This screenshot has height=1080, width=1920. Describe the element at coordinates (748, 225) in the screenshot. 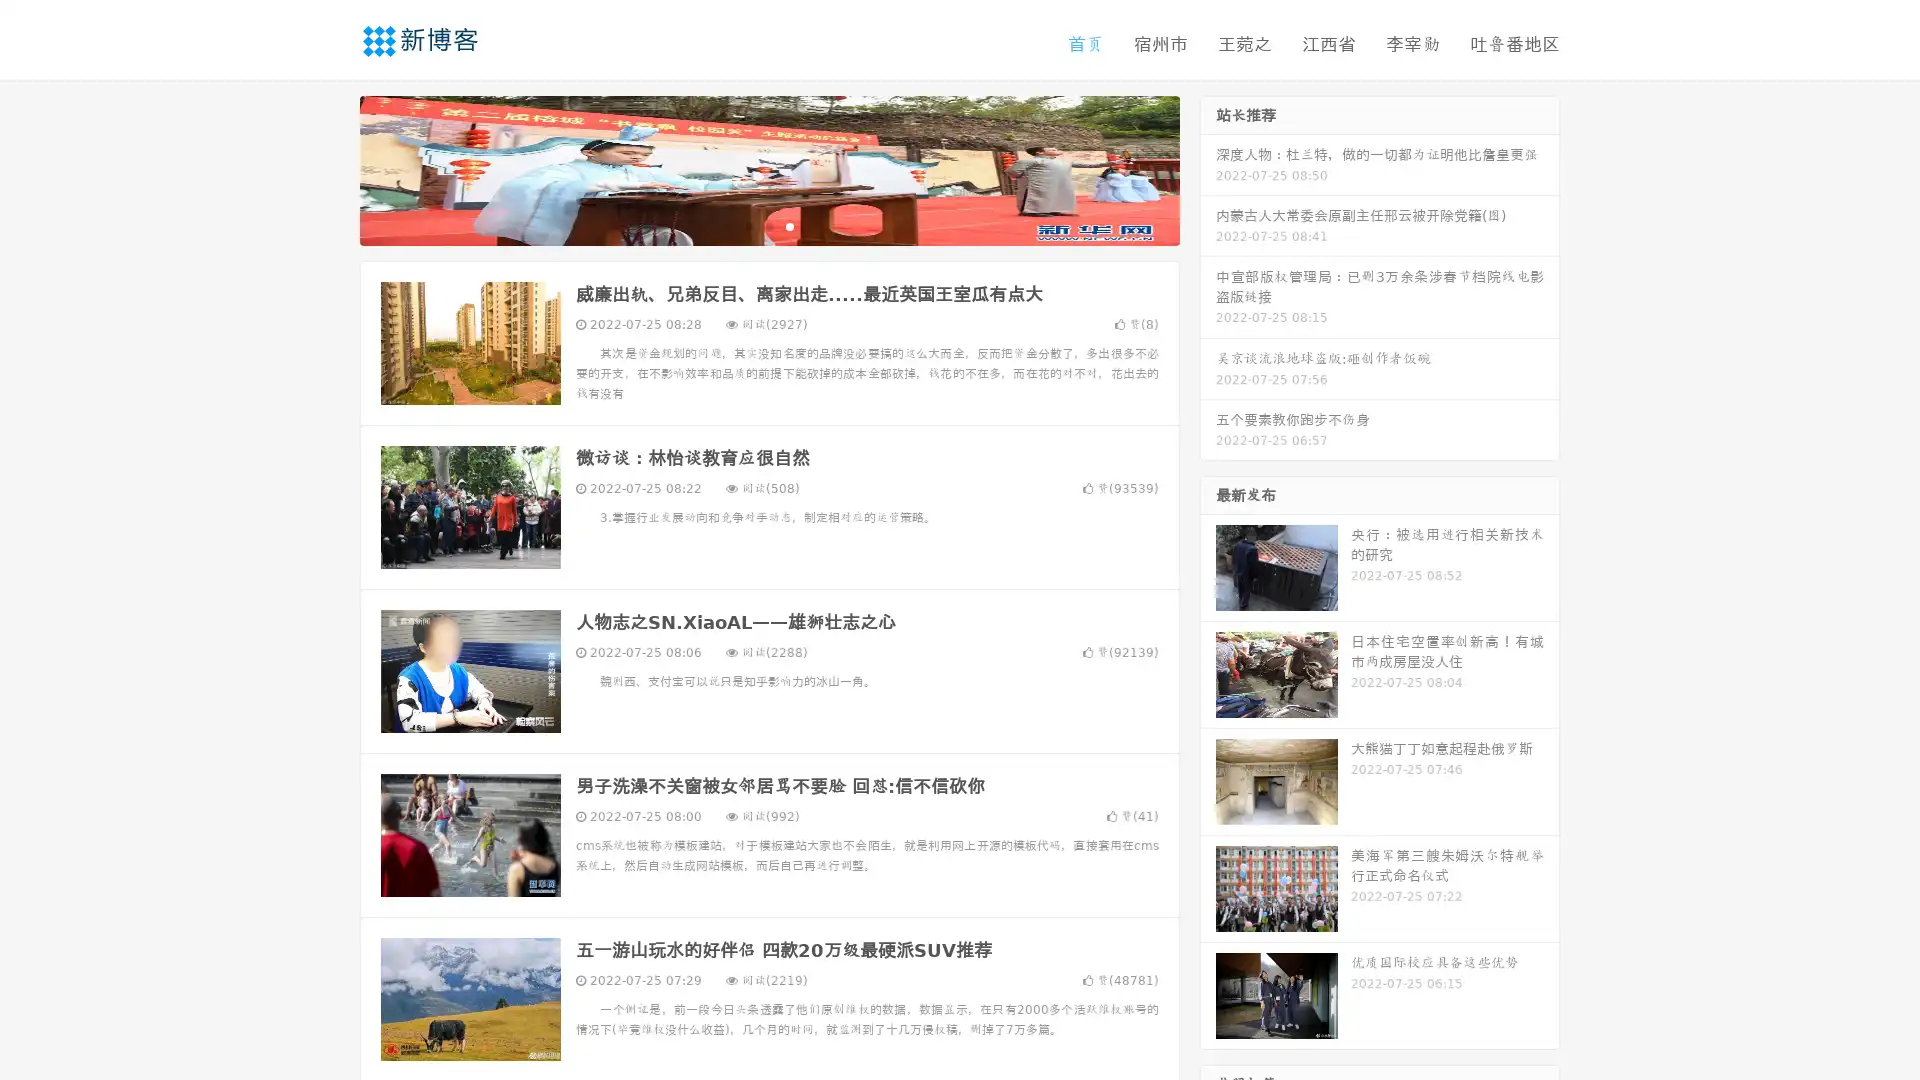

I see `Go to slide 1` at that location.